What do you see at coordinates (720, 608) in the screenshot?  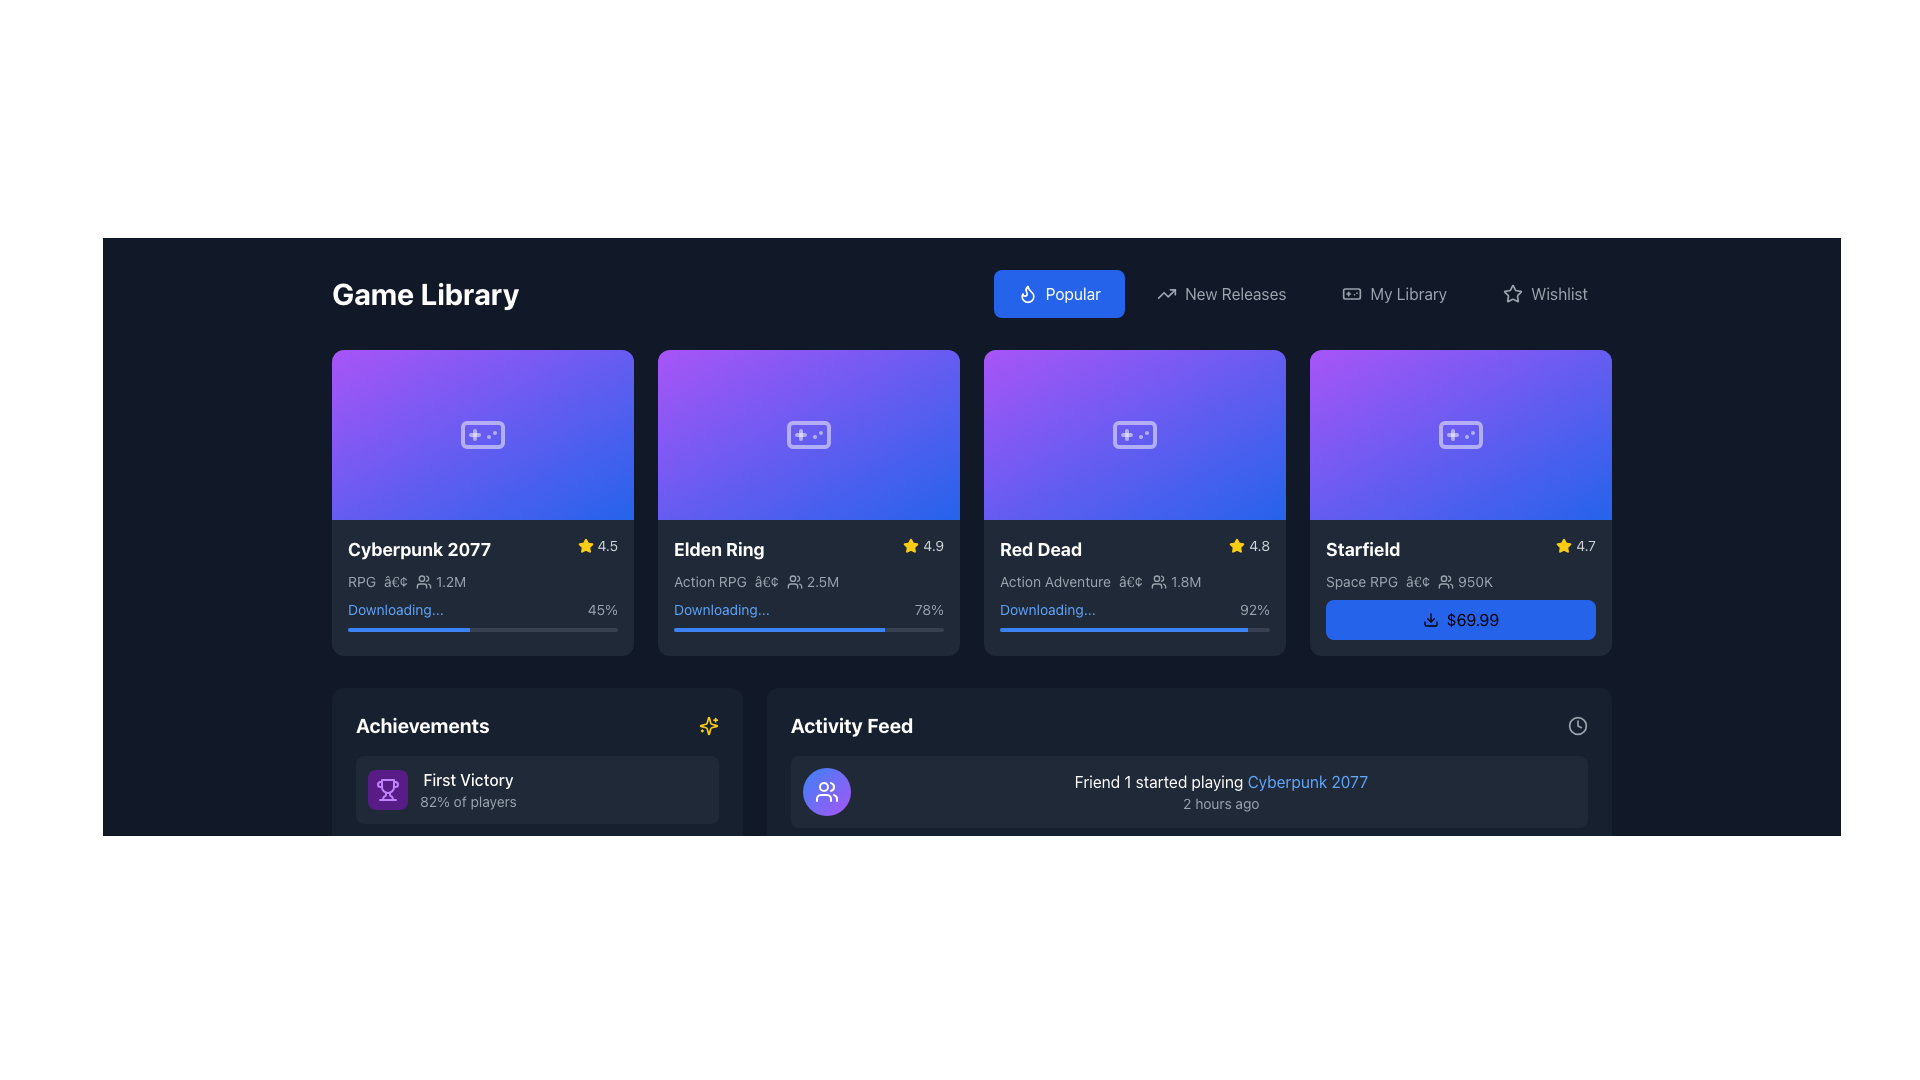 I see `the text label displaying 'Downloading...' within the 'Elden Ring' game card` at bounding box center [720, 608].